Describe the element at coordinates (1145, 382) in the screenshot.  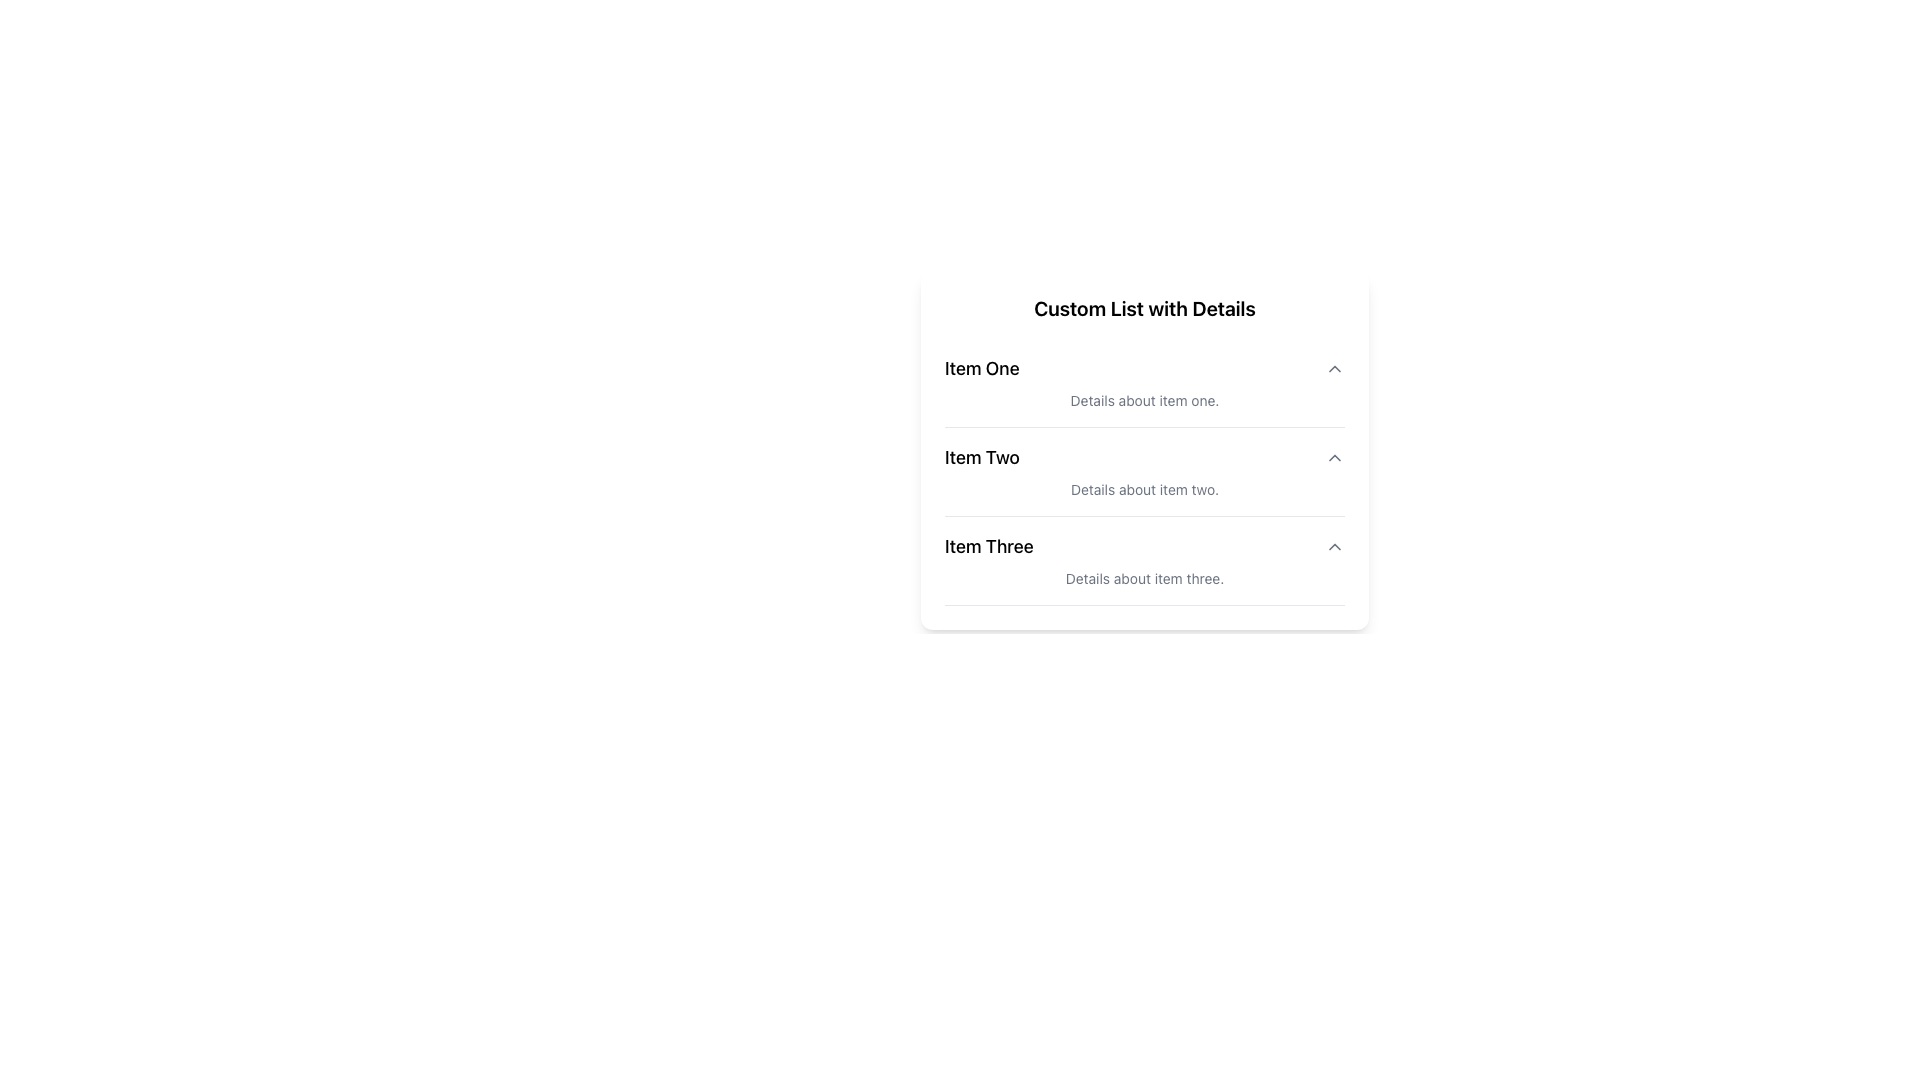
I see `the first list item titled 'Item One' which includes a bold title and a description` at that location.